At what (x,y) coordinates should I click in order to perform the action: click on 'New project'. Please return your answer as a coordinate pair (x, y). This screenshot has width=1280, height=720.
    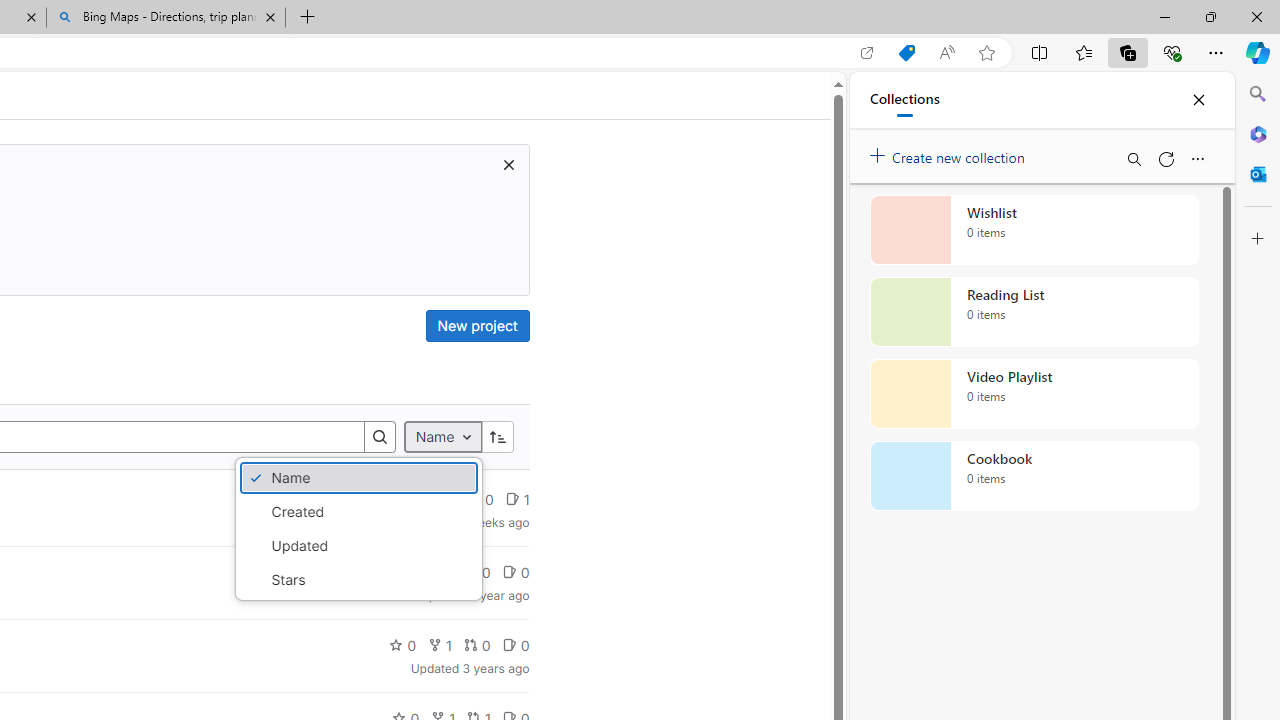
    Looking at the image, I should click on (476, 325).